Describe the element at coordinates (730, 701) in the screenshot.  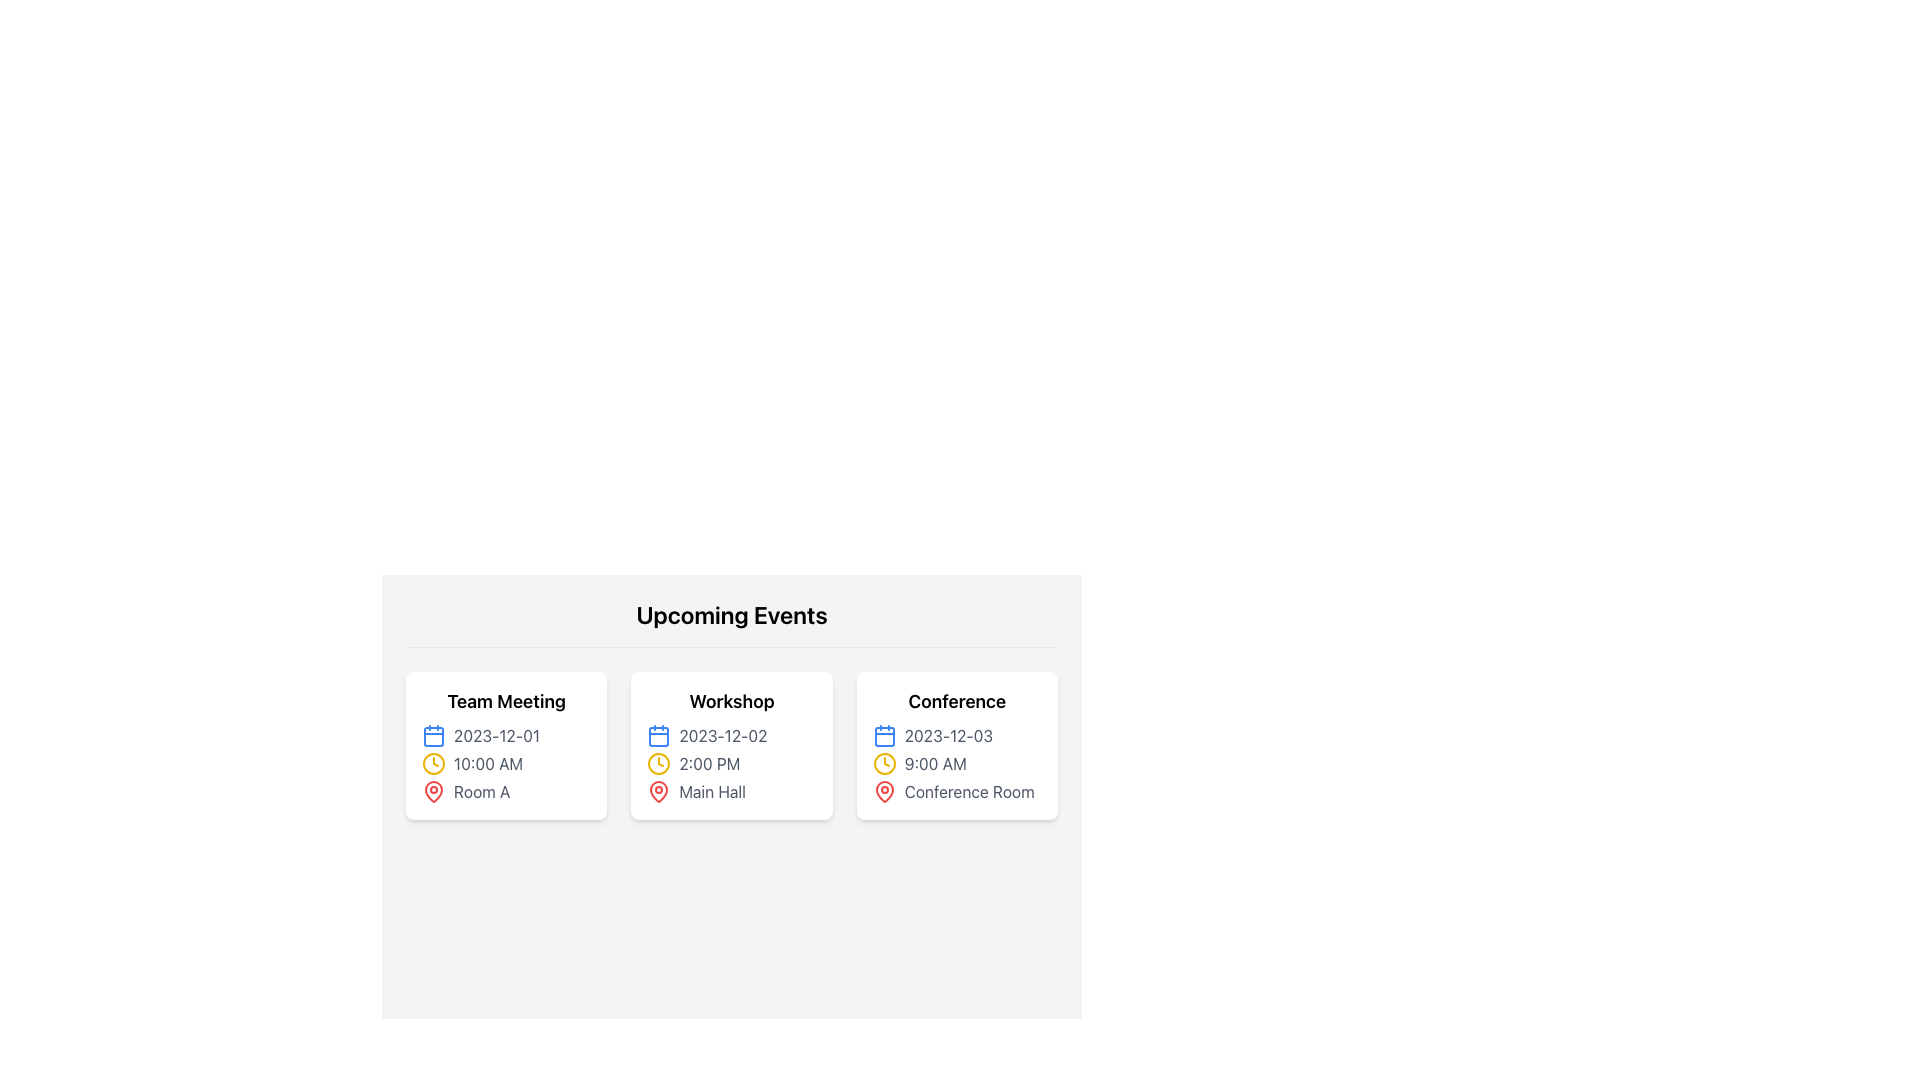
I see `the 'Workshop' text label, which is a bold header within the middle card of the 'Upcoming Events' section` at that location.